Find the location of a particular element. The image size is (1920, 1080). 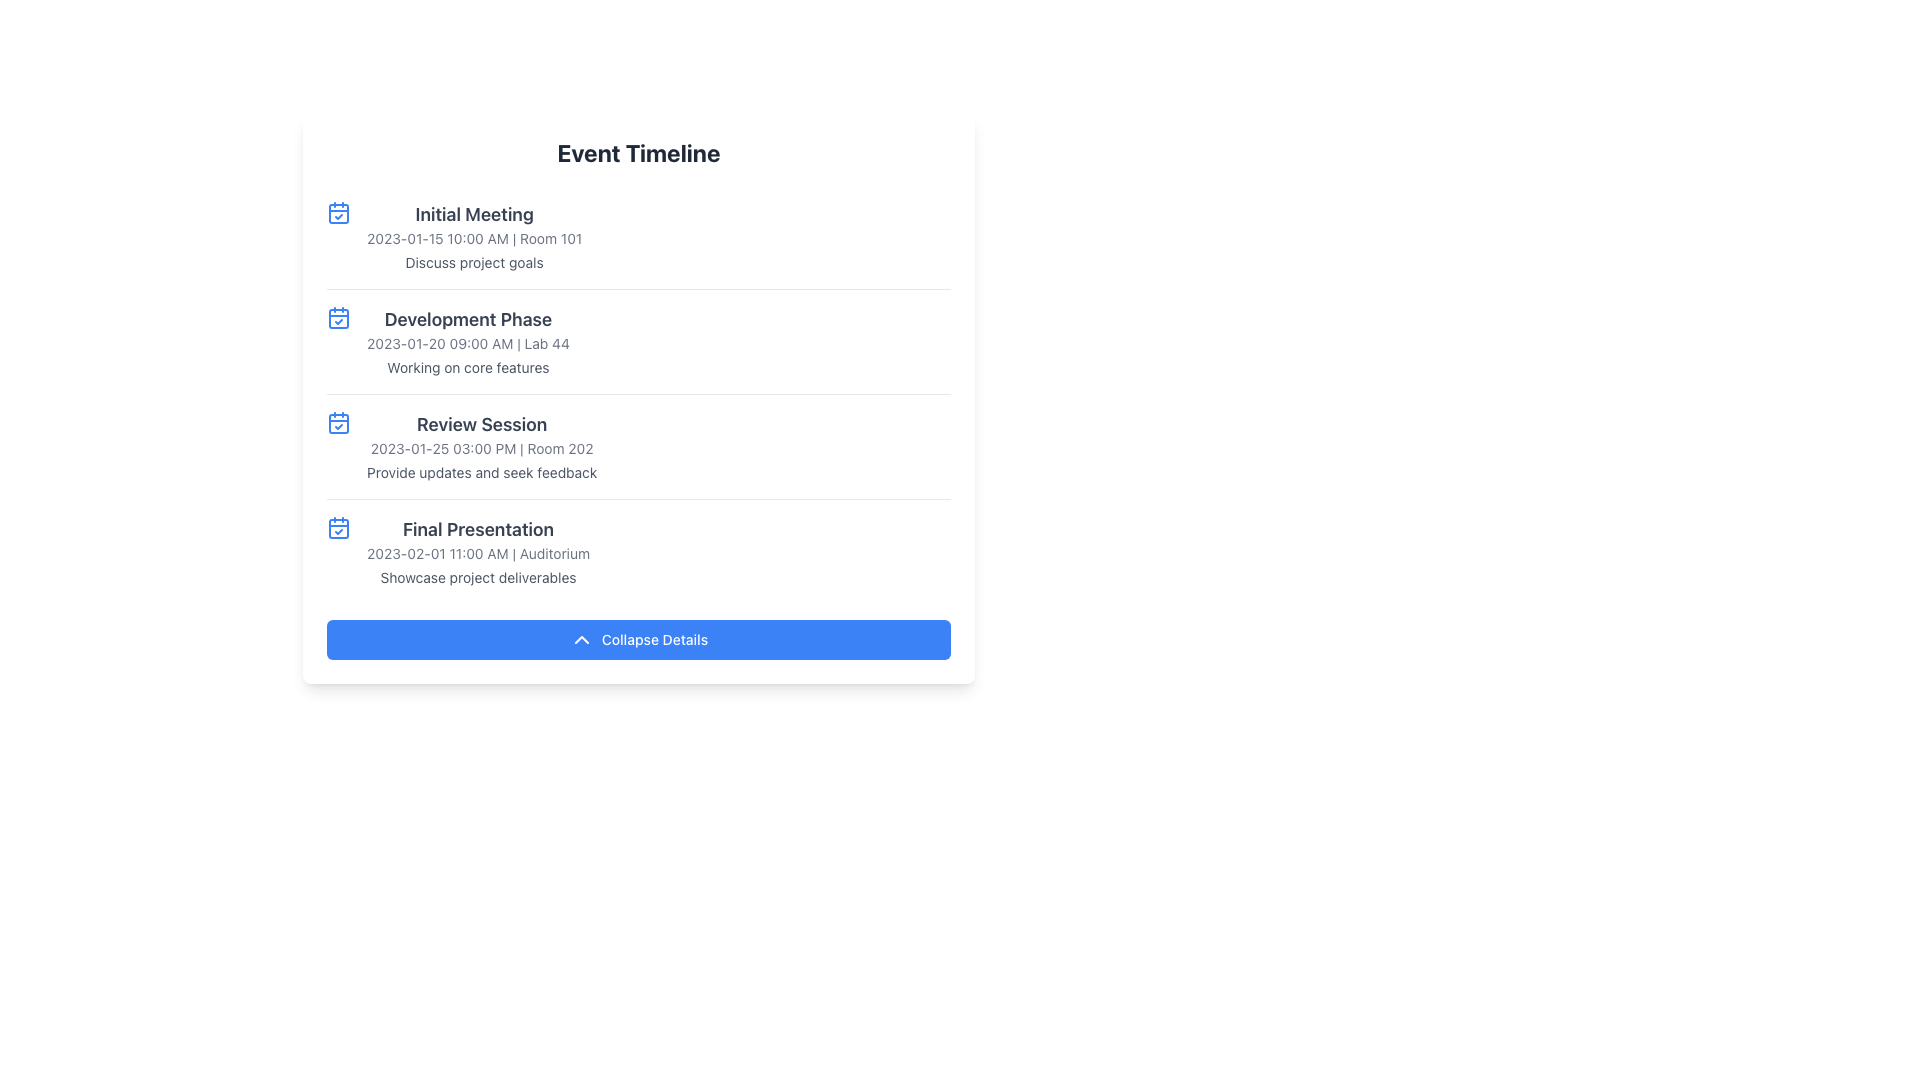

the icon indicating a scheduled session or event in the 'Review Session' section of the 'Event Timeline' list, located to the far left before the text description is located at coordinates (339, 422).